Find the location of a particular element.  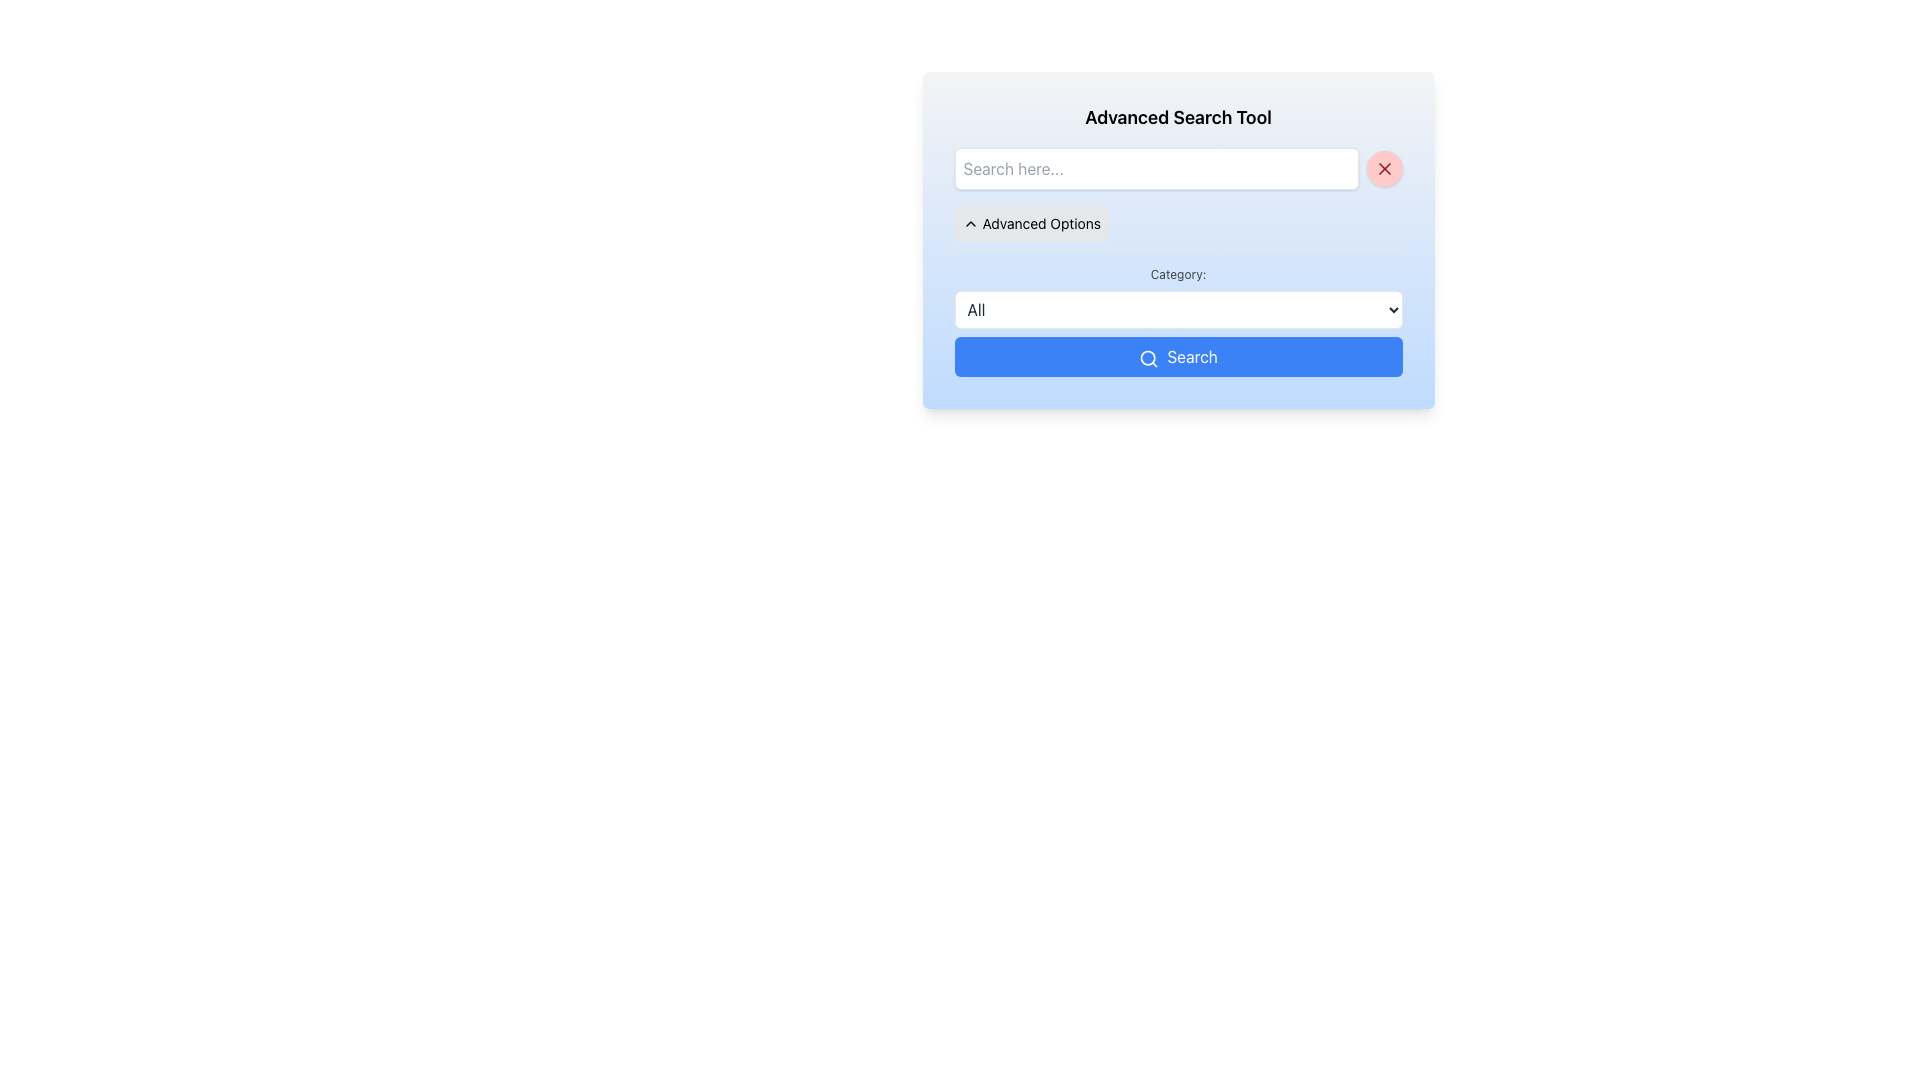

the static text label that describes the dropdown menu for category selection, positioned above the 'All' dropdown and below the 'Advanced Options' toggle is located at coordinates (1178, 274).